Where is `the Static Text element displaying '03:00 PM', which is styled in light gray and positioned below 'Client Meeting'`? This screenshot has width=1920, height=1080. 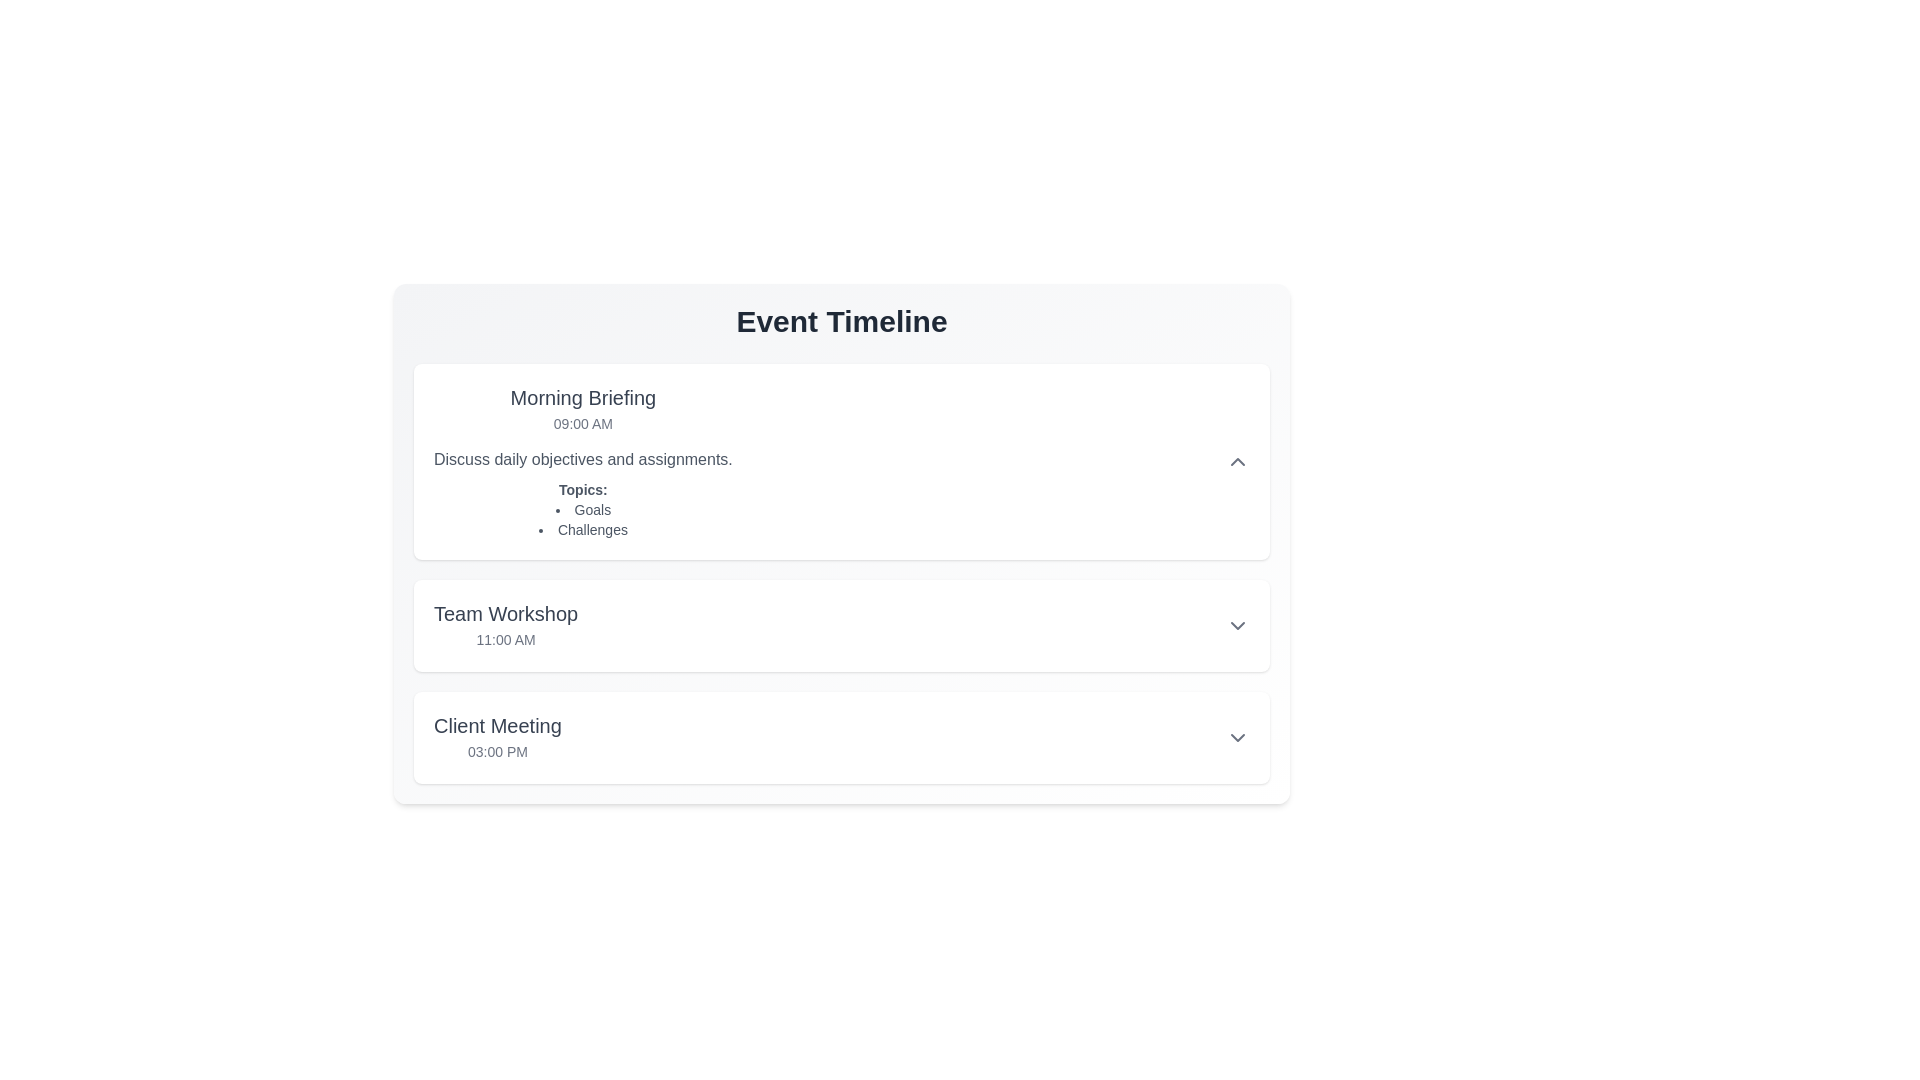 the Static Text element displaying '03:00 PM', which is styled in light gray and positioned below 'Client Meeting' is located at coordinates (497, 752).